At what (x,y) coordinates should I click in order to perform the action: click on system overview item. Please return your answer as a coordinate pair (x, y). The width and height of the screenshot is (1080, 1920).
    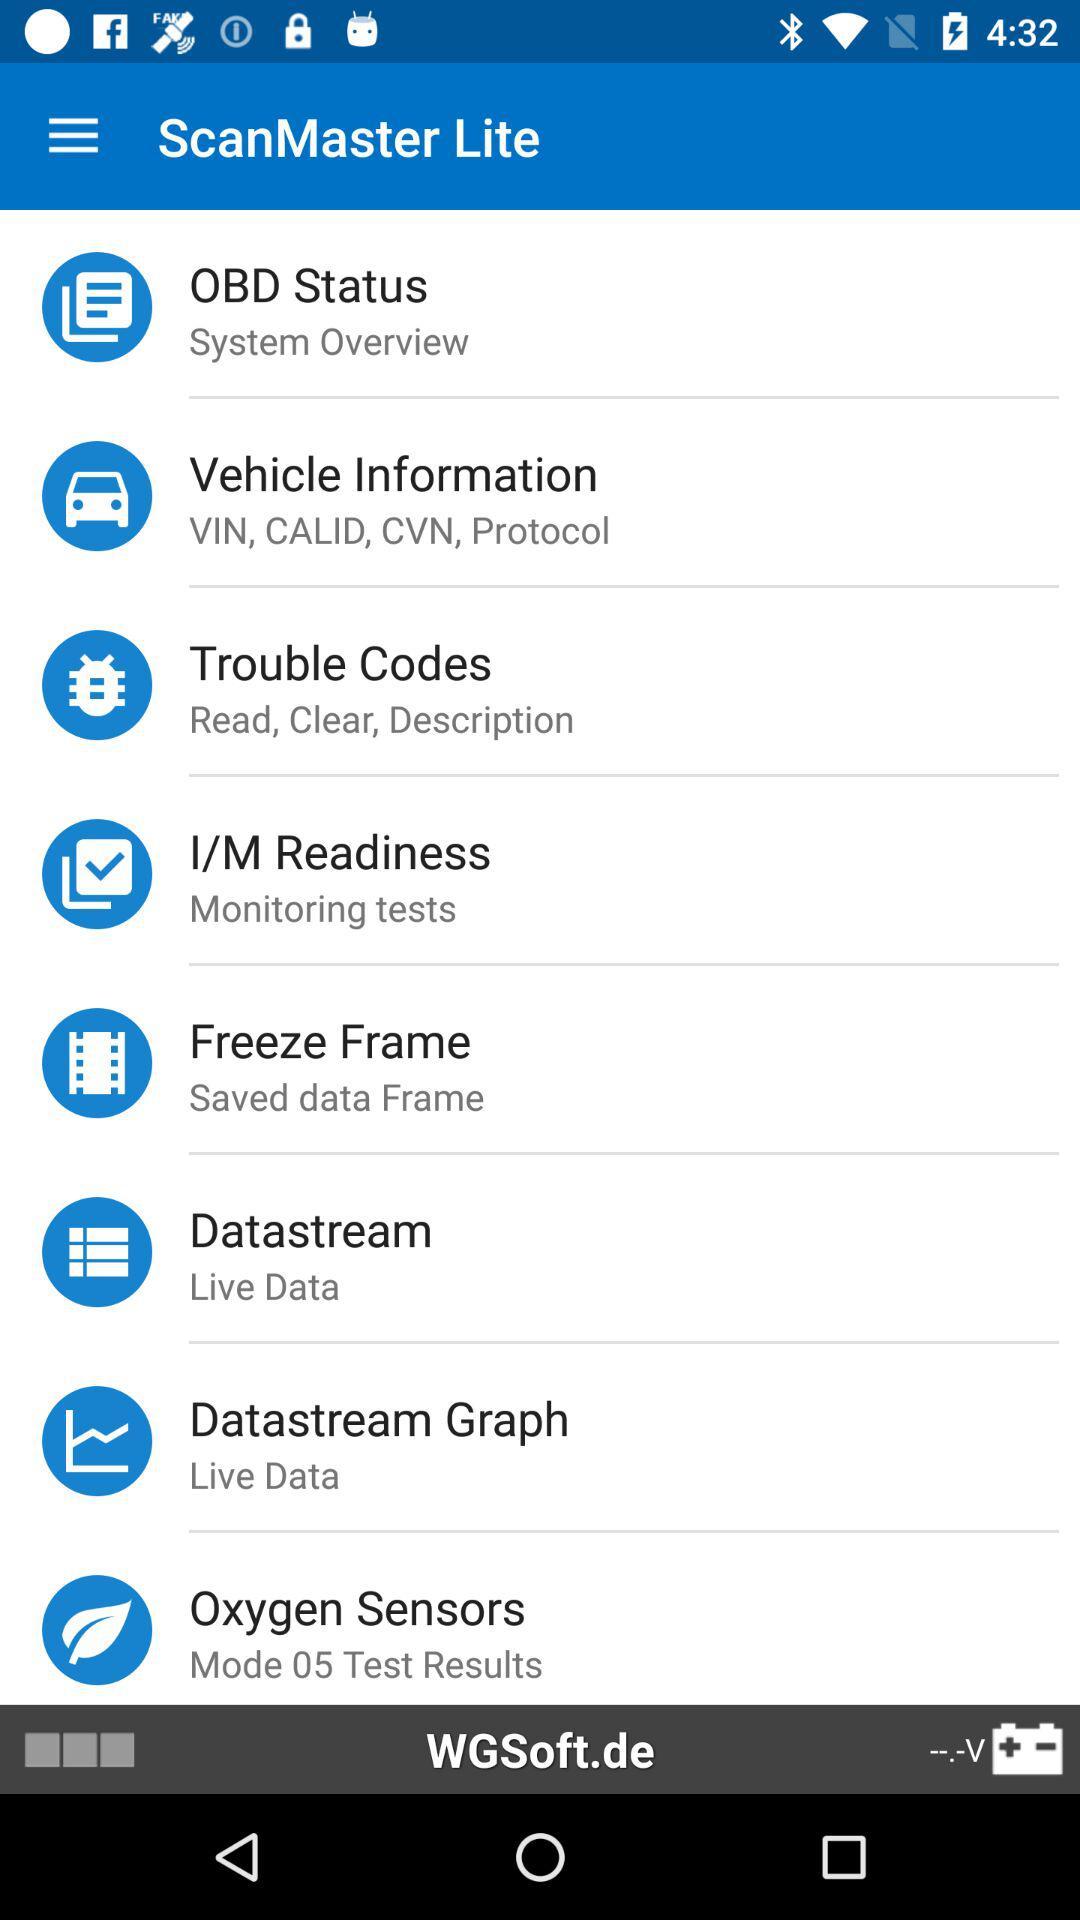
    Looking at the image, I should click on (634, 340).